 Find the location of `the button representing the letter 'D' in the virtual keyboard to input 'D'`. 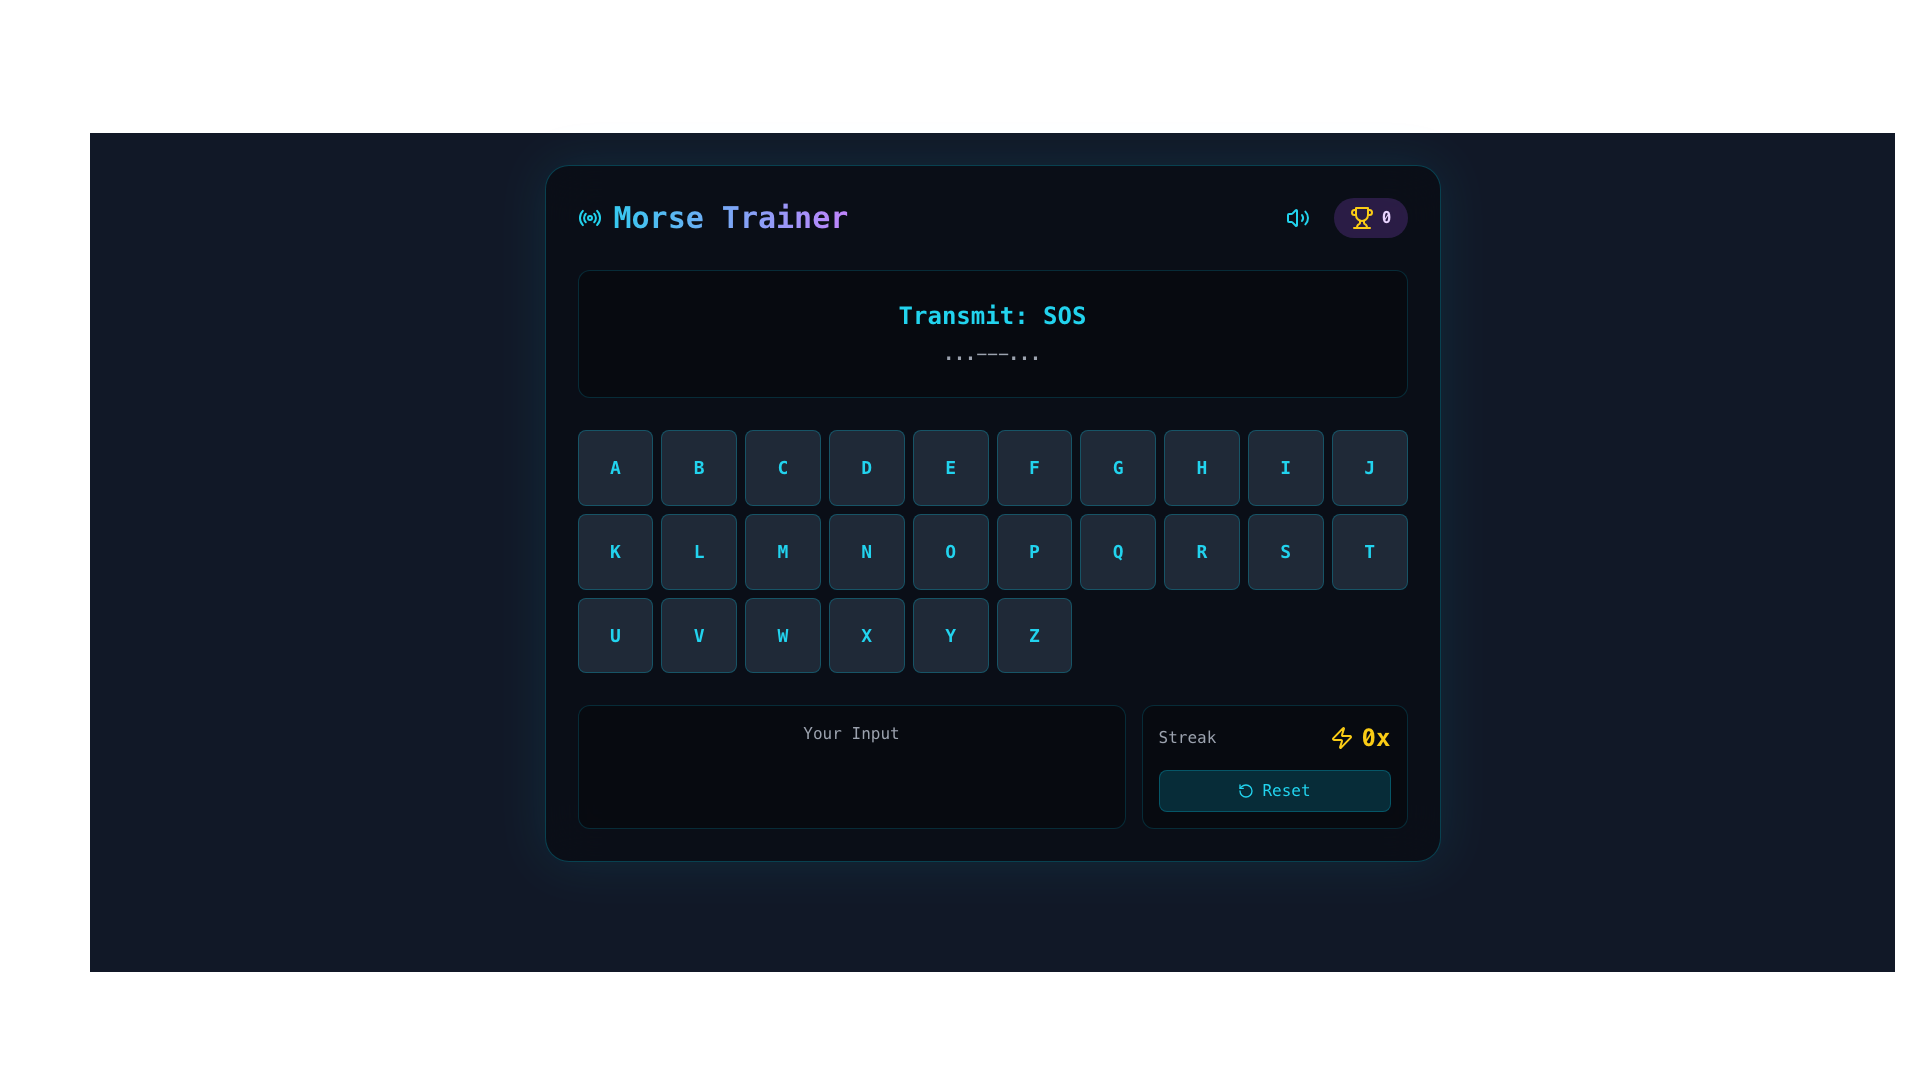

the button representing the letter 'D' in the virtual keyboard to input 'D' is located at coordinates (866, 467).